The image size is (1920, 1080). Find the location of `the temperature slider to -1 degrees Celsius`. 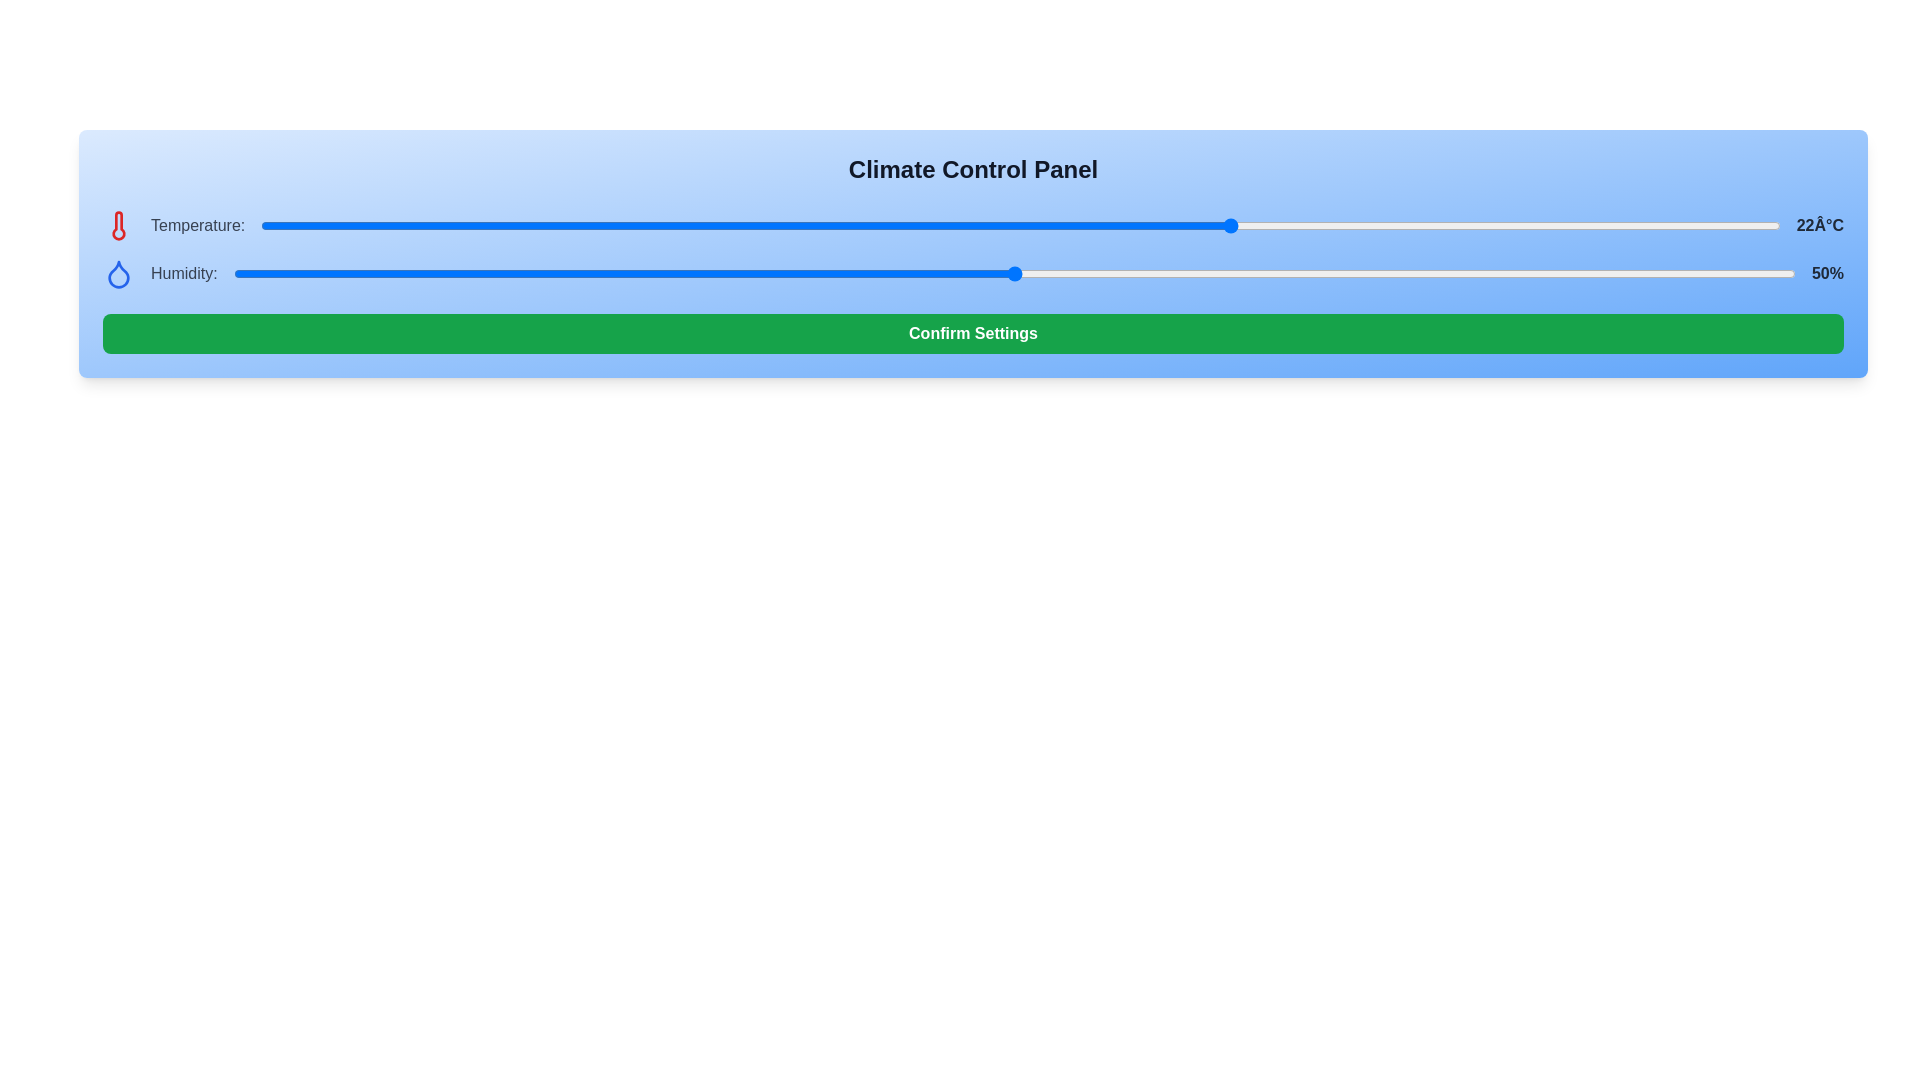

the temperature slider to -1 degrees Celsius is located at coordinates (534, 225).